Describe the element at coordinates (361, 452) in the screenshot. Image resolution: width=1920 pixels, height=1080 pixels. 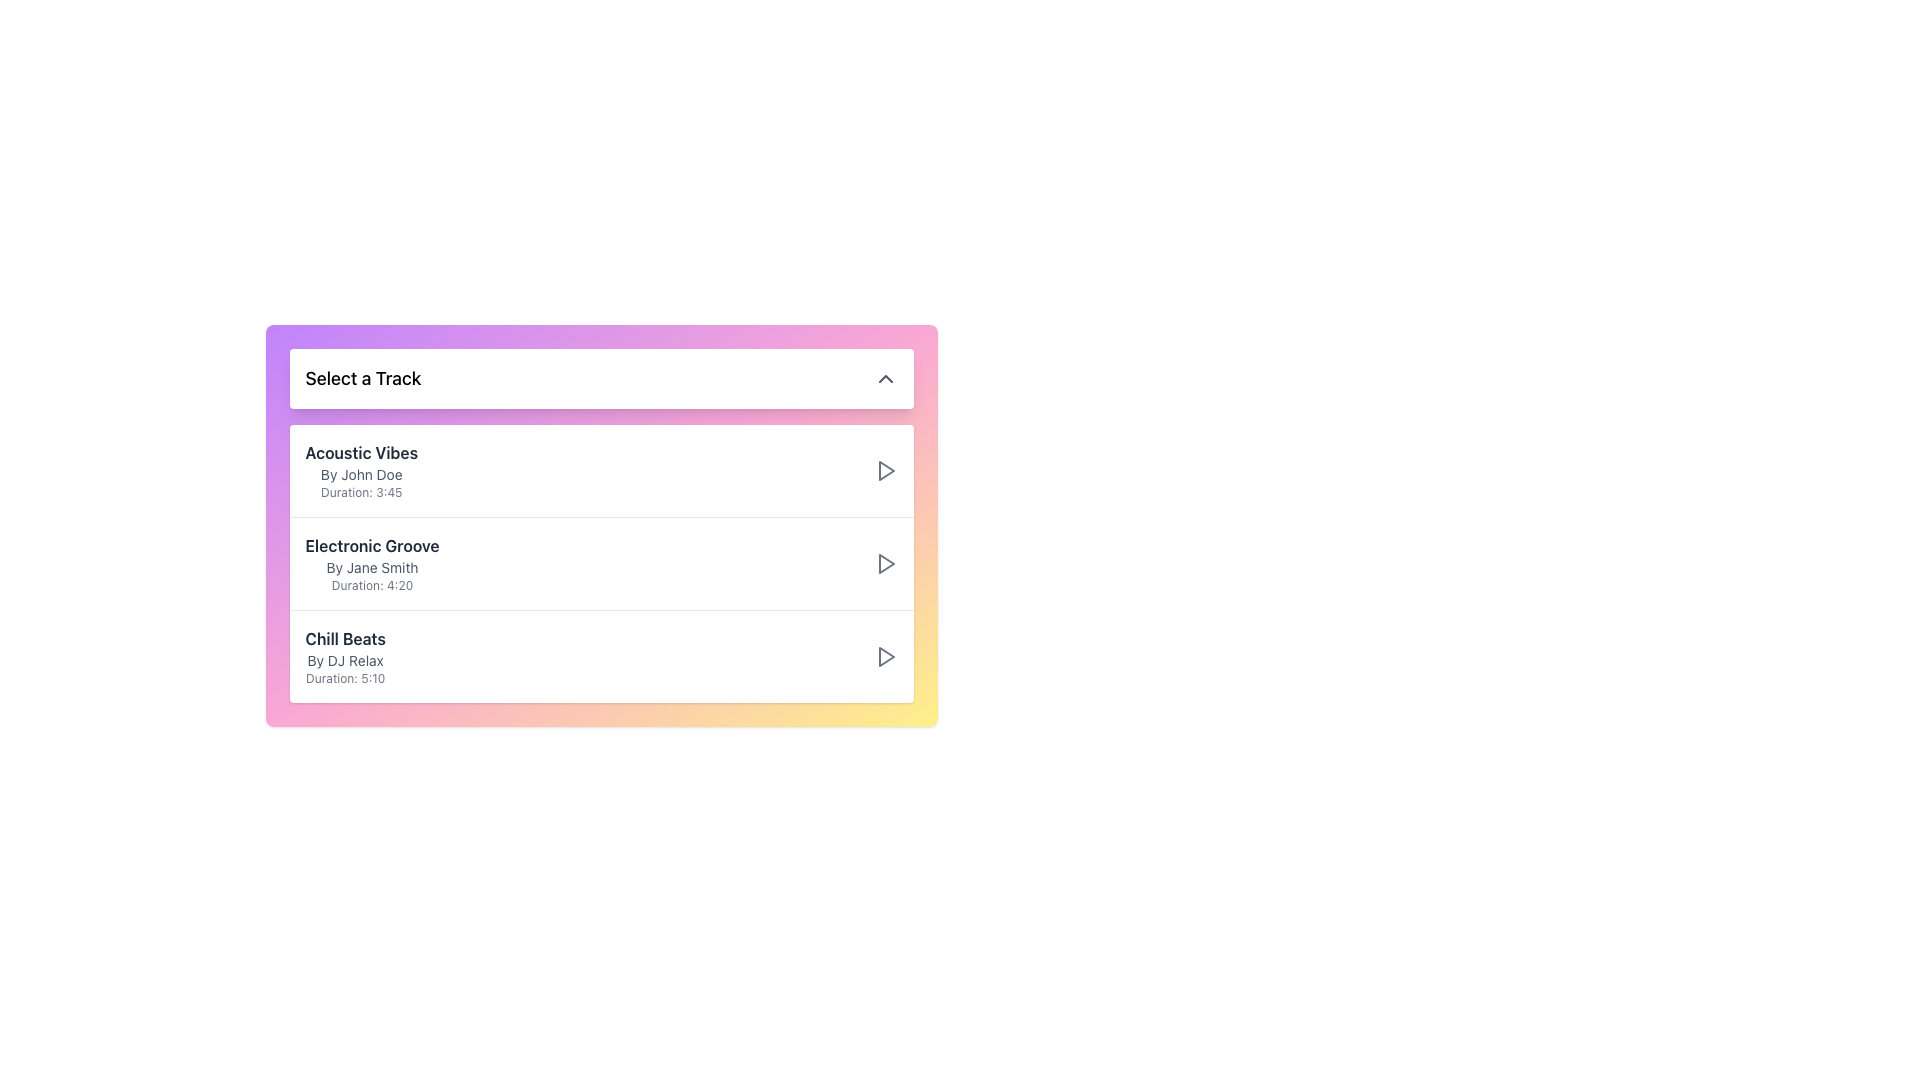
I see `the Text Display element that contains the text 'Acoustic Vibes' in bold and dark gray font, which is the heading of the first track entry in the list` at that location.